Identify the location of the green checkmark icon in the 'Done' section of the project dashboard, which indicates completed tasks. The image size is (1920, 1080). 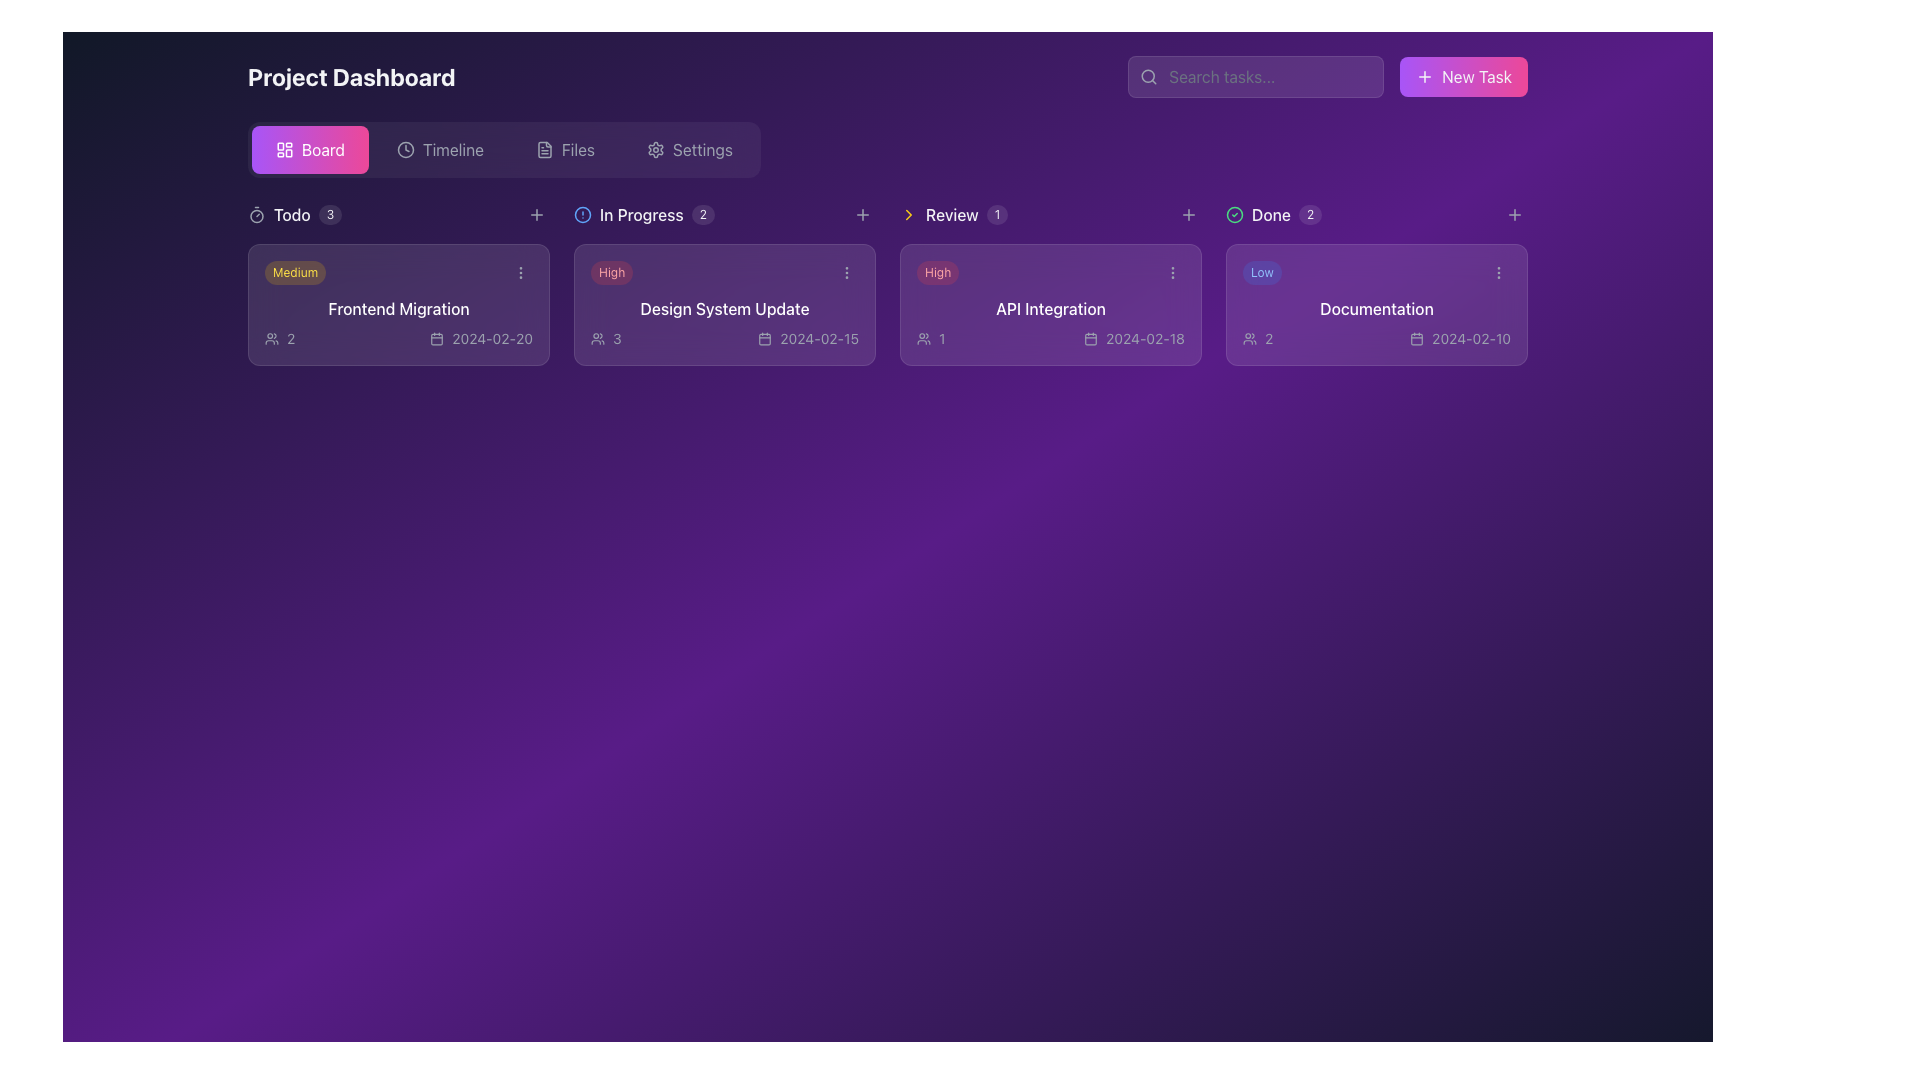
(1233, 215).